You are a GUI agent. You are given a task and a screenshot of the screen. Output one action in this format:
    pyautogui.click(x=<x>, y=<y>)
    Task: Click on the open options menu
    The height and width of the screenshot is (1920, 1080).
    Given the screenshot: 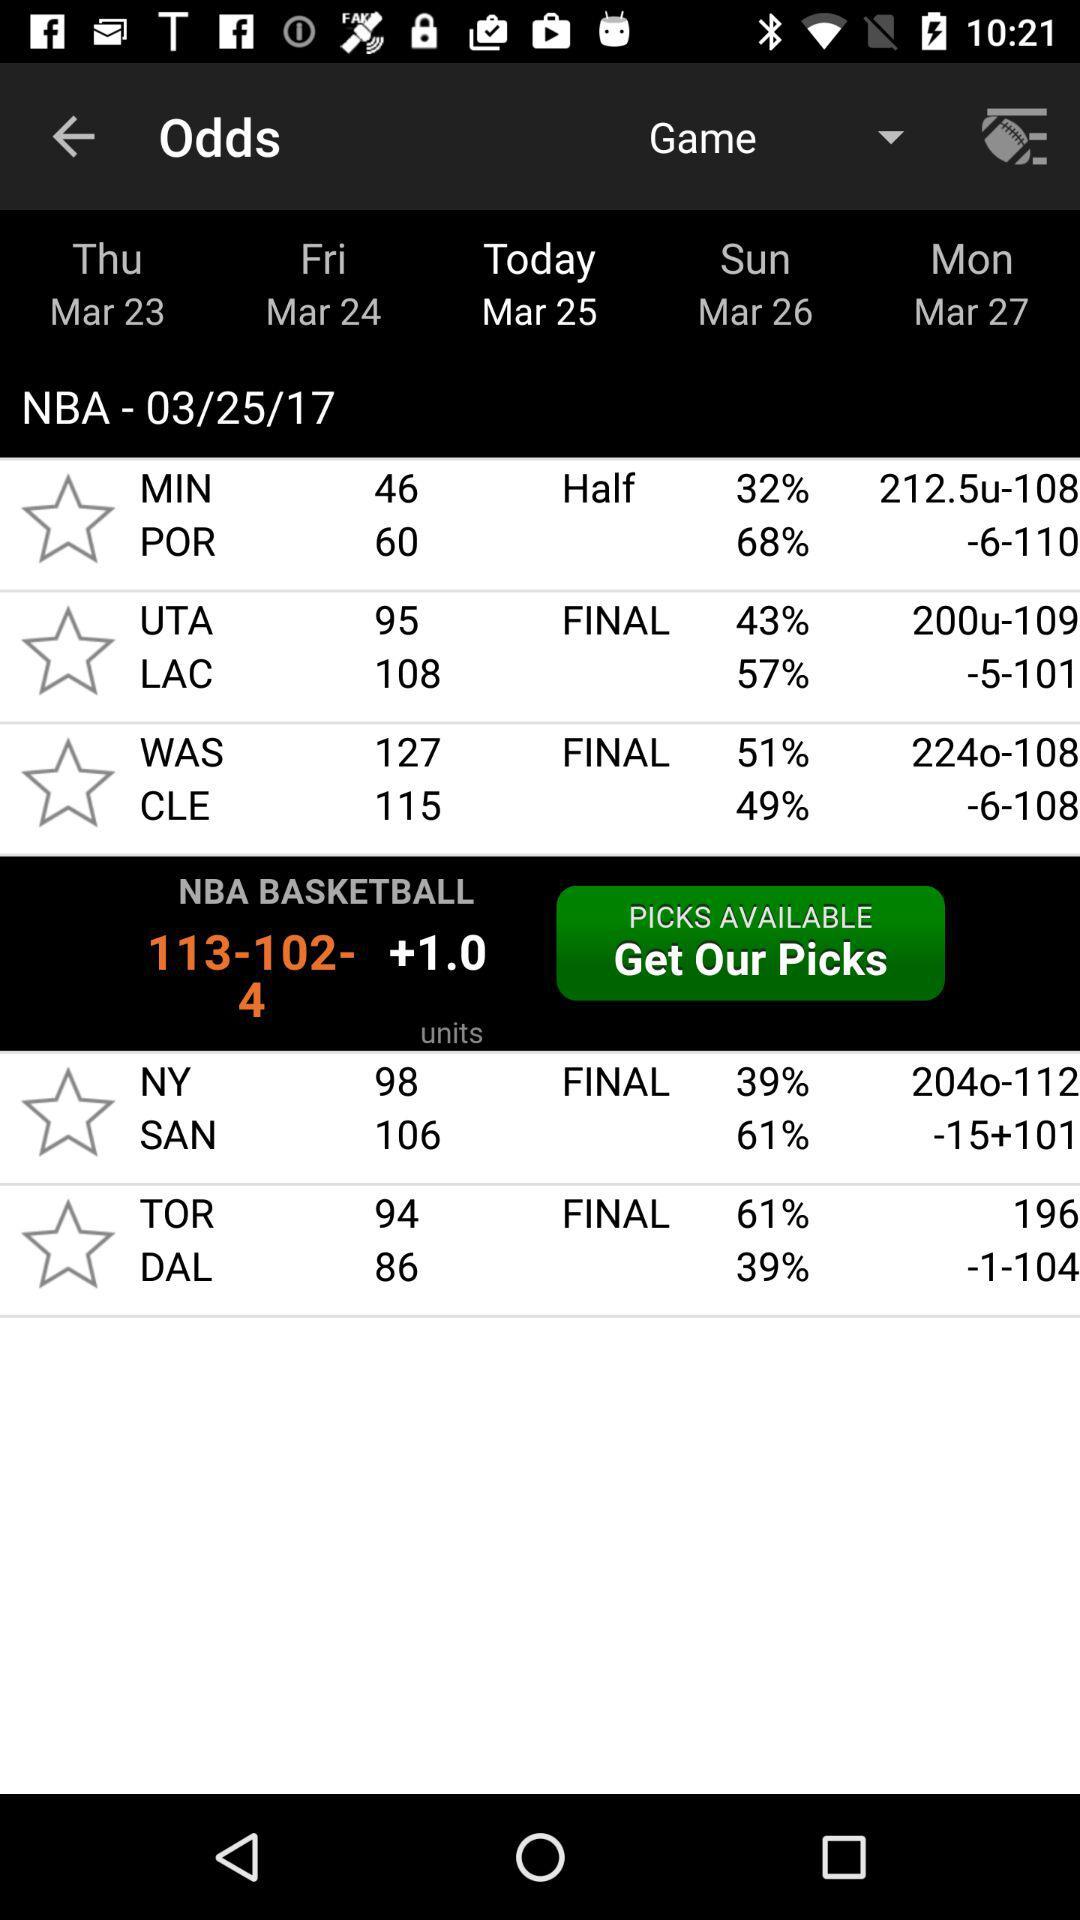 What is the action you would take?
    pyautogui.click(x=1017, y=135)
    